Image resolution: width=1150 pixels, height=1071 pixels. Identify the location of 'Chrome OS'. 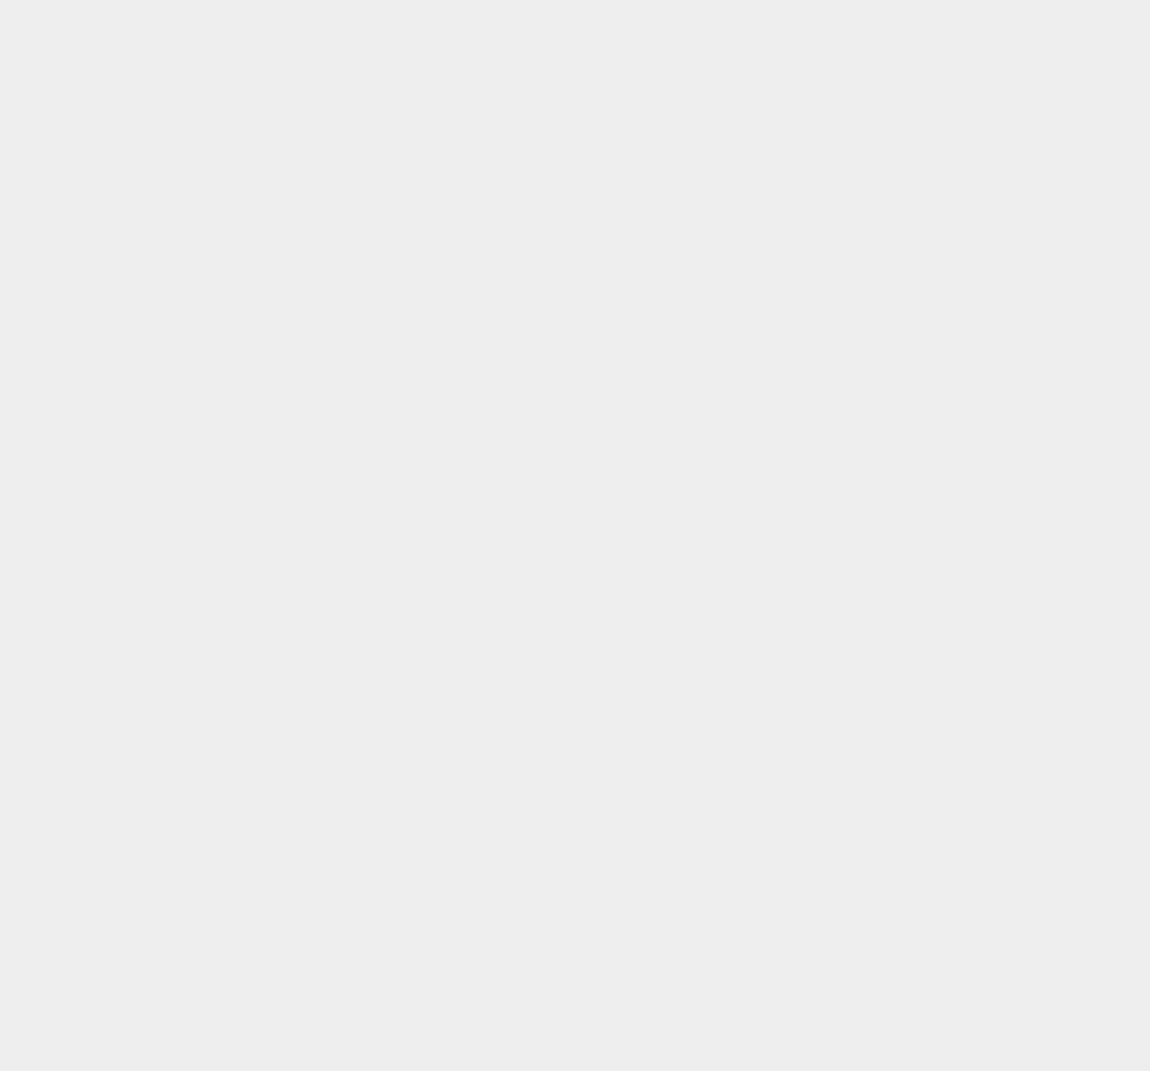
(847, 860).